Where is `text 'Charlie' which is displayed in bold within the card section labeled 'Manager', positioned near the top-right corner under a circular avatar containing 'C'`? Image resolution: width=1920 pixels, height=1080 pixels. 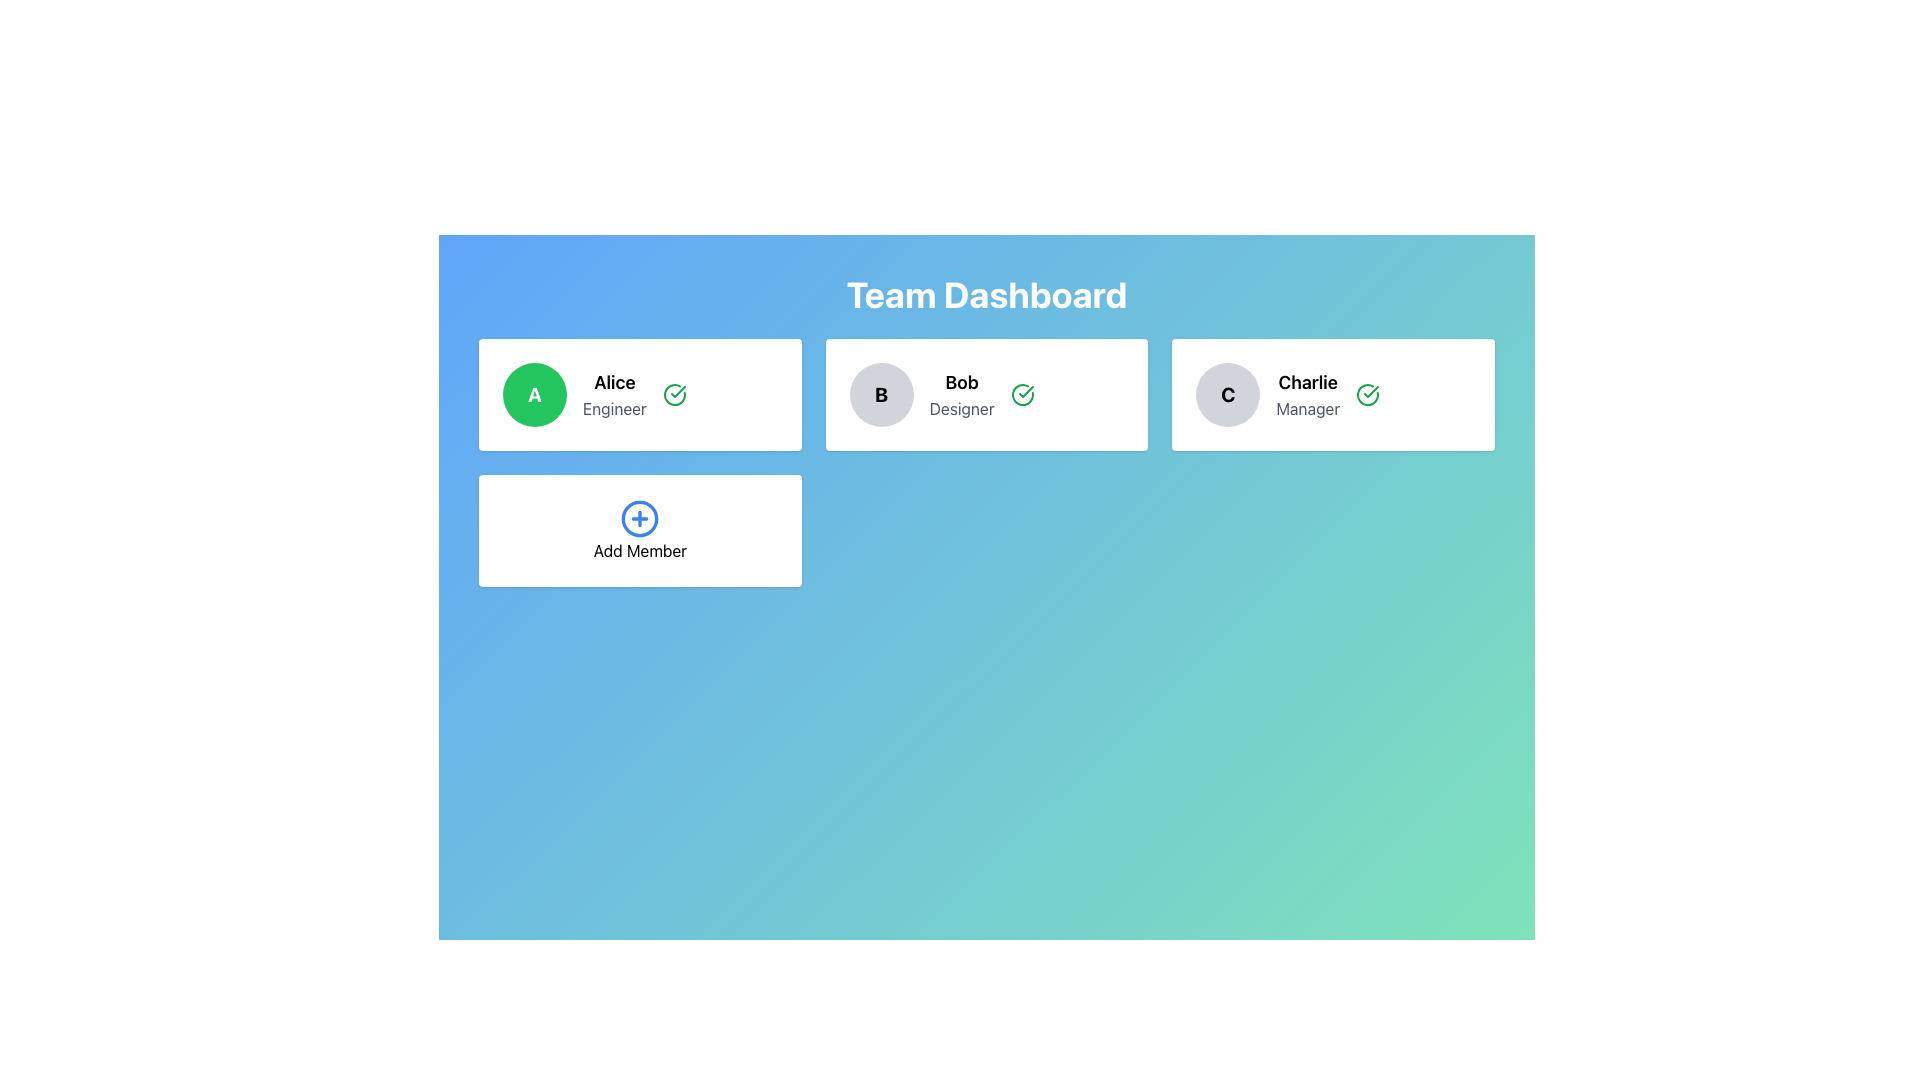 text 'Charlie' which is displayed in bold within the card section labeled 'Manager', positioned near the top-right corner under a circular avatar containing 'C' is located at coordinates (1308, 382).